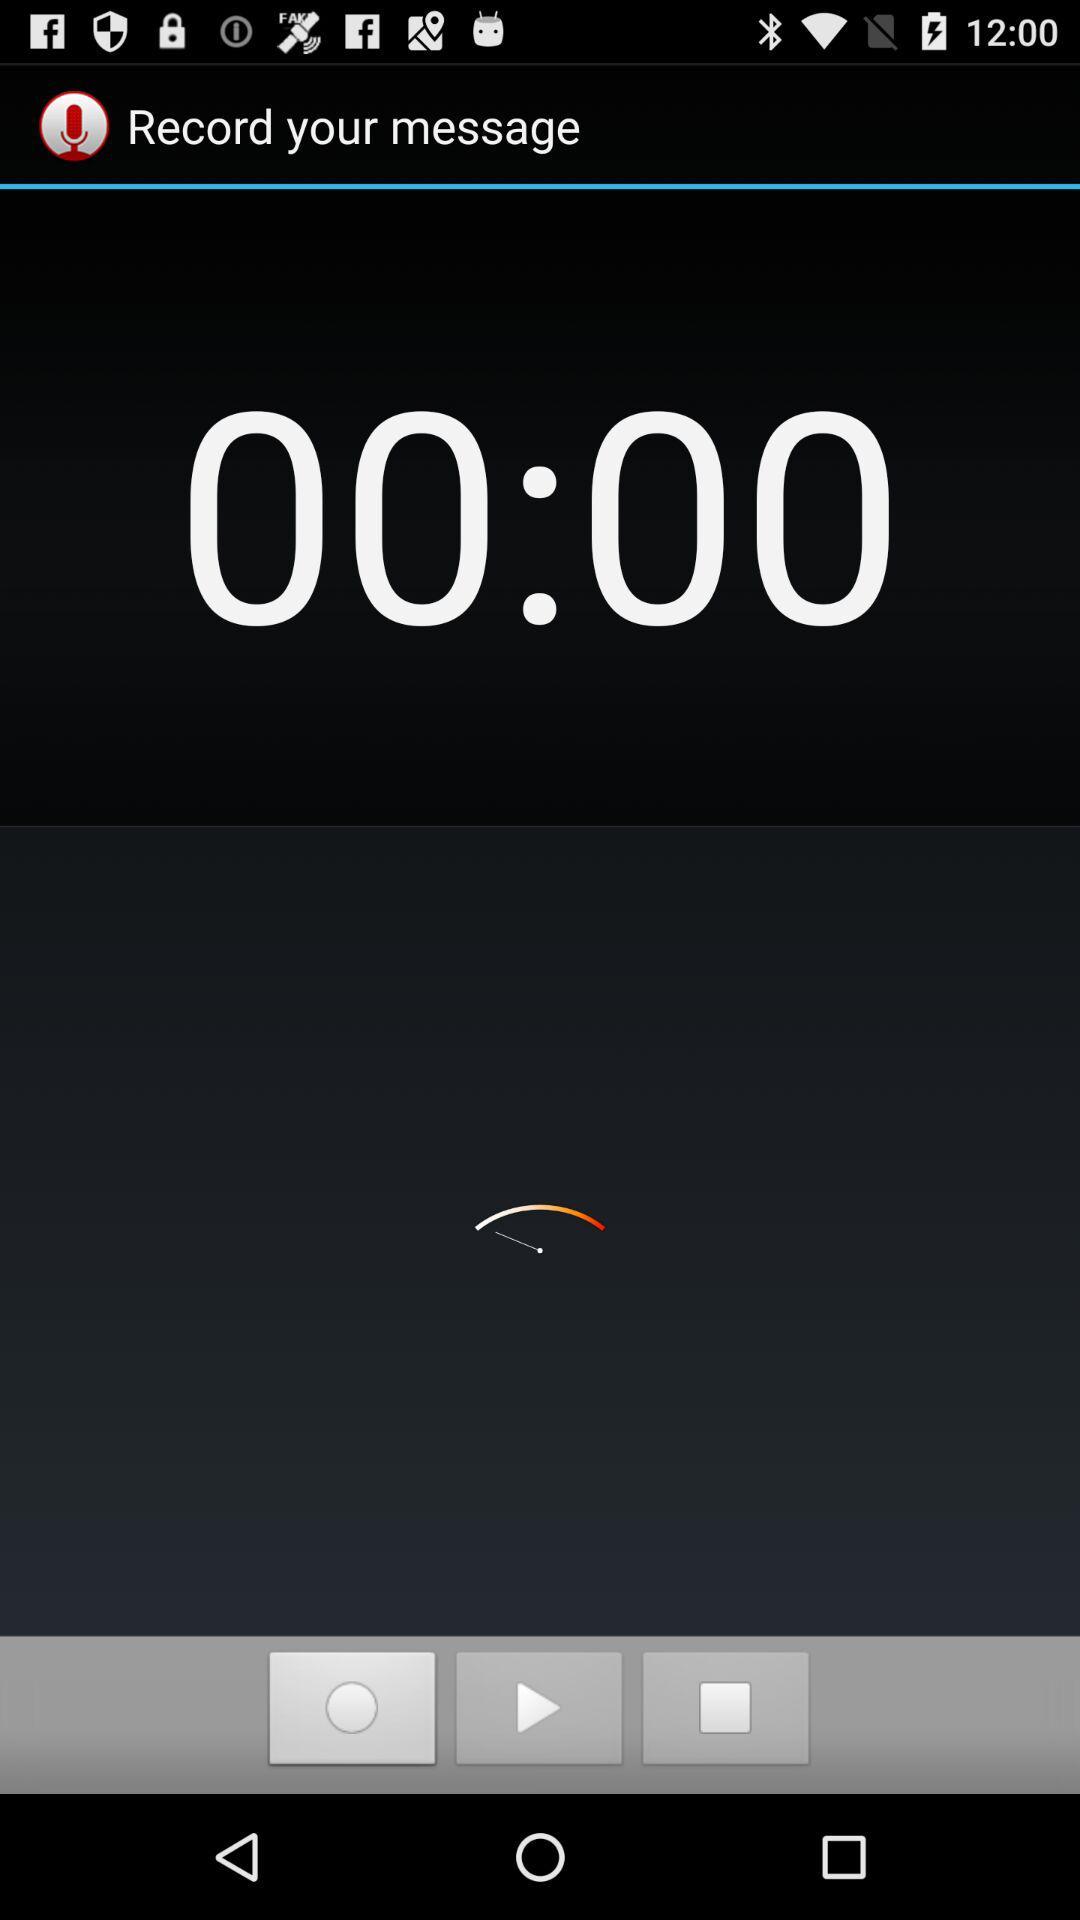 The image size is (1080, 1920). I want to click on the play icon, so click(538, 1834).